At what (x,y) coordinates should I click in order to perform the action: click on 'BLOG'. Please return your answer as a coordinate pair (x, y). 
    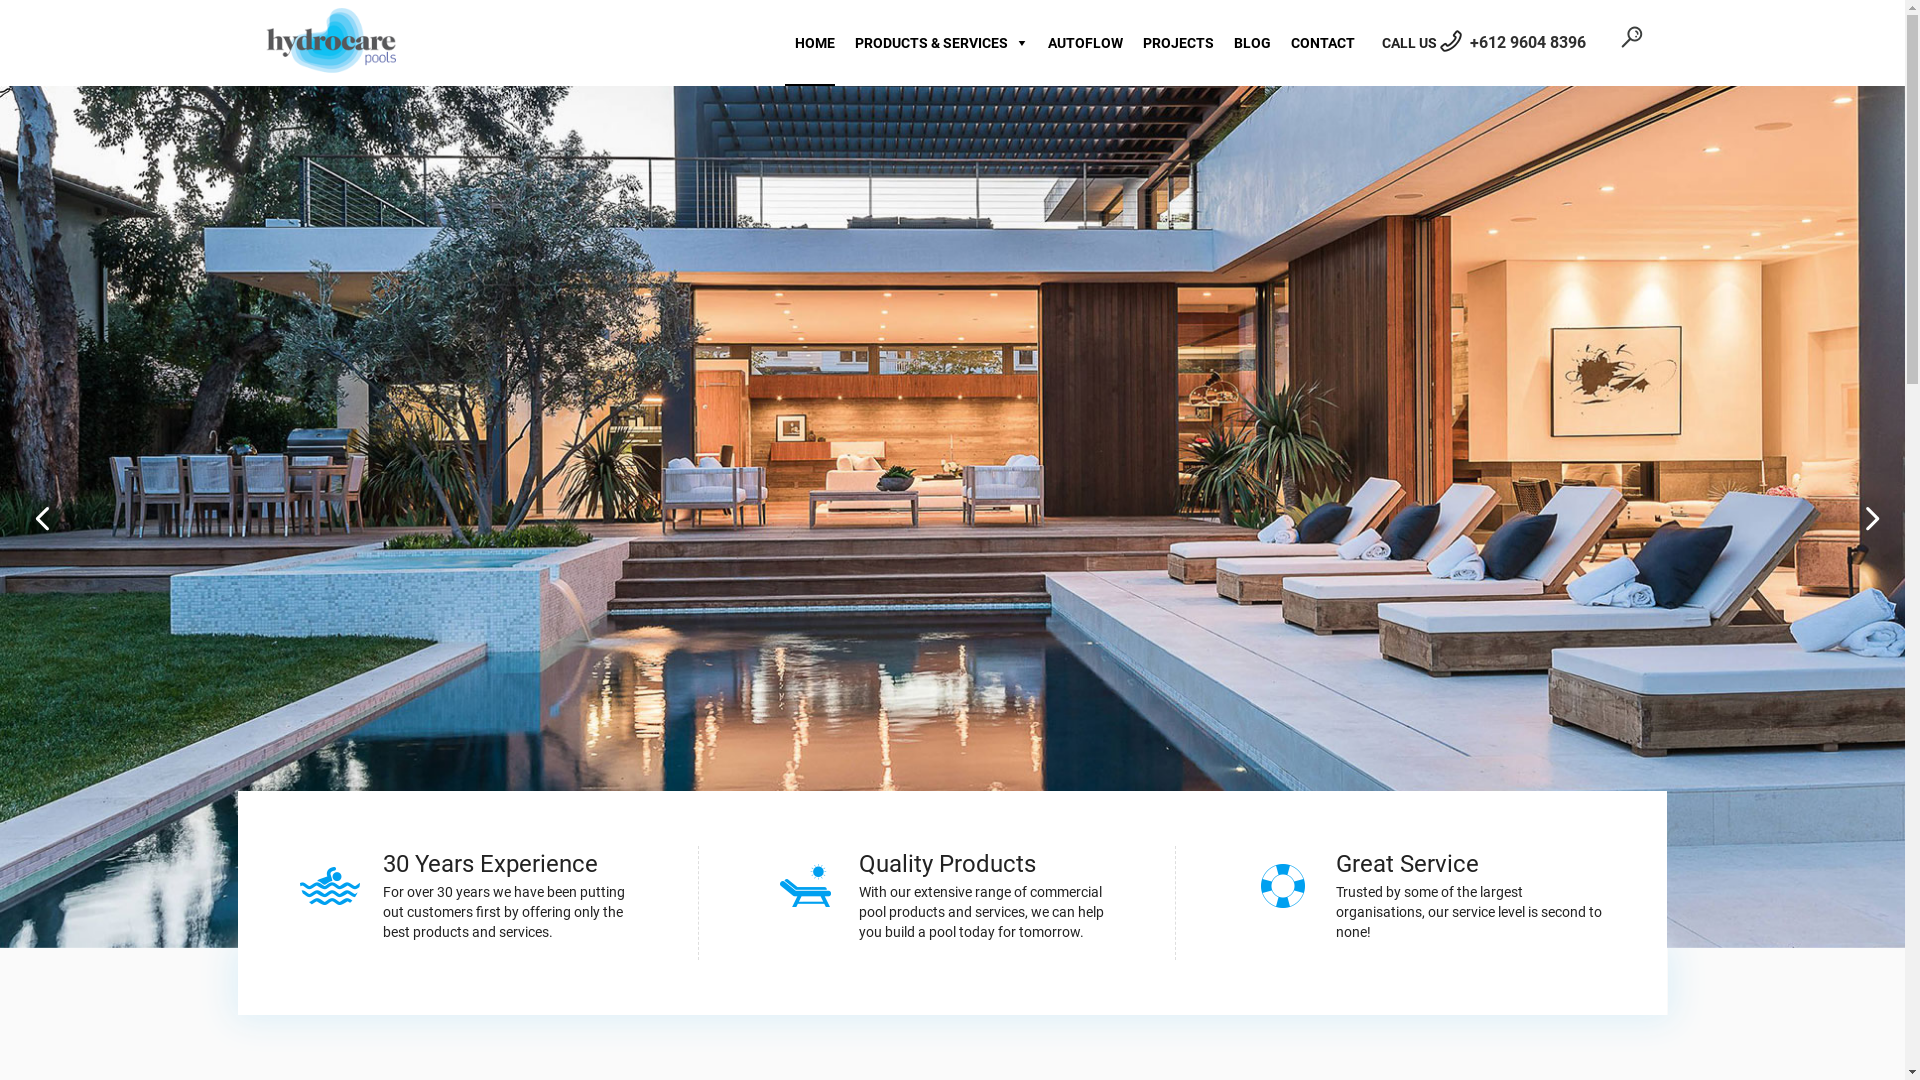
    Looking at the image, I should click on (1246, 42).